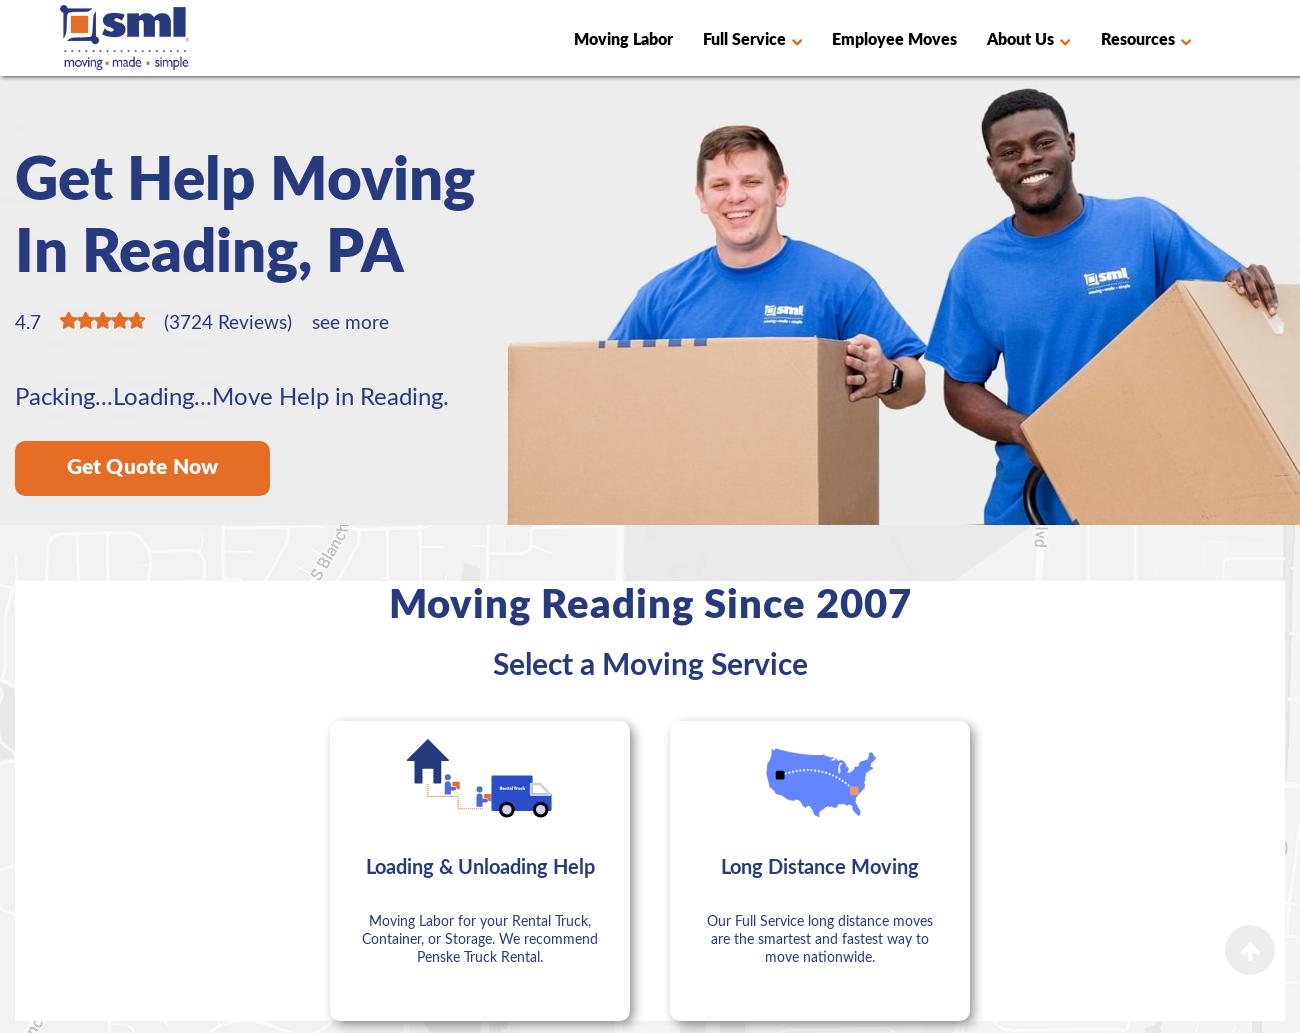 This screenshot has width=1300, height=1033. What do you see at coordinates (164, 322) in the screenshot?
I see `'(3724 Reviews)'` at bounding box center [164, 322].